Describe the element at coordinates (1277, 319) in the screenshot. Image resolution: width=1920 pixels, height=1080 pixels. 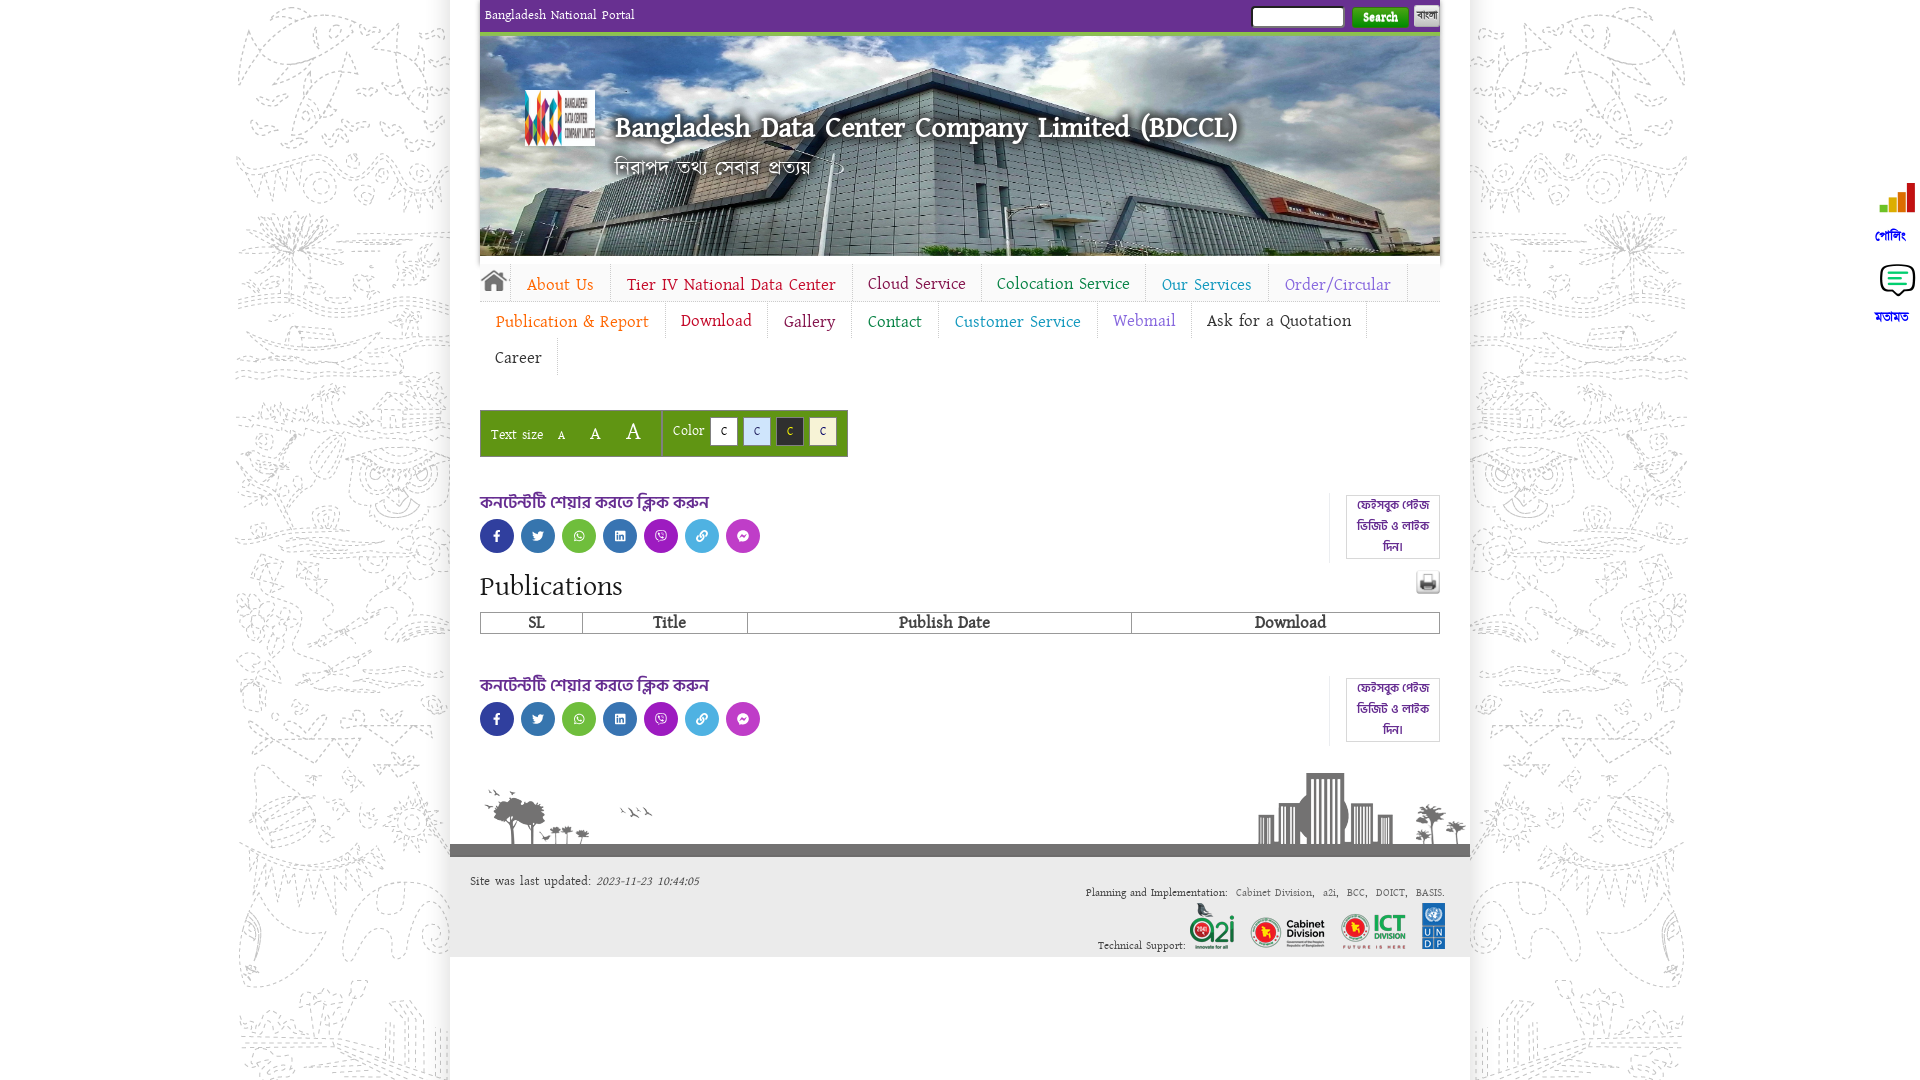
I see `'Ask for a Quotation'` at that location.